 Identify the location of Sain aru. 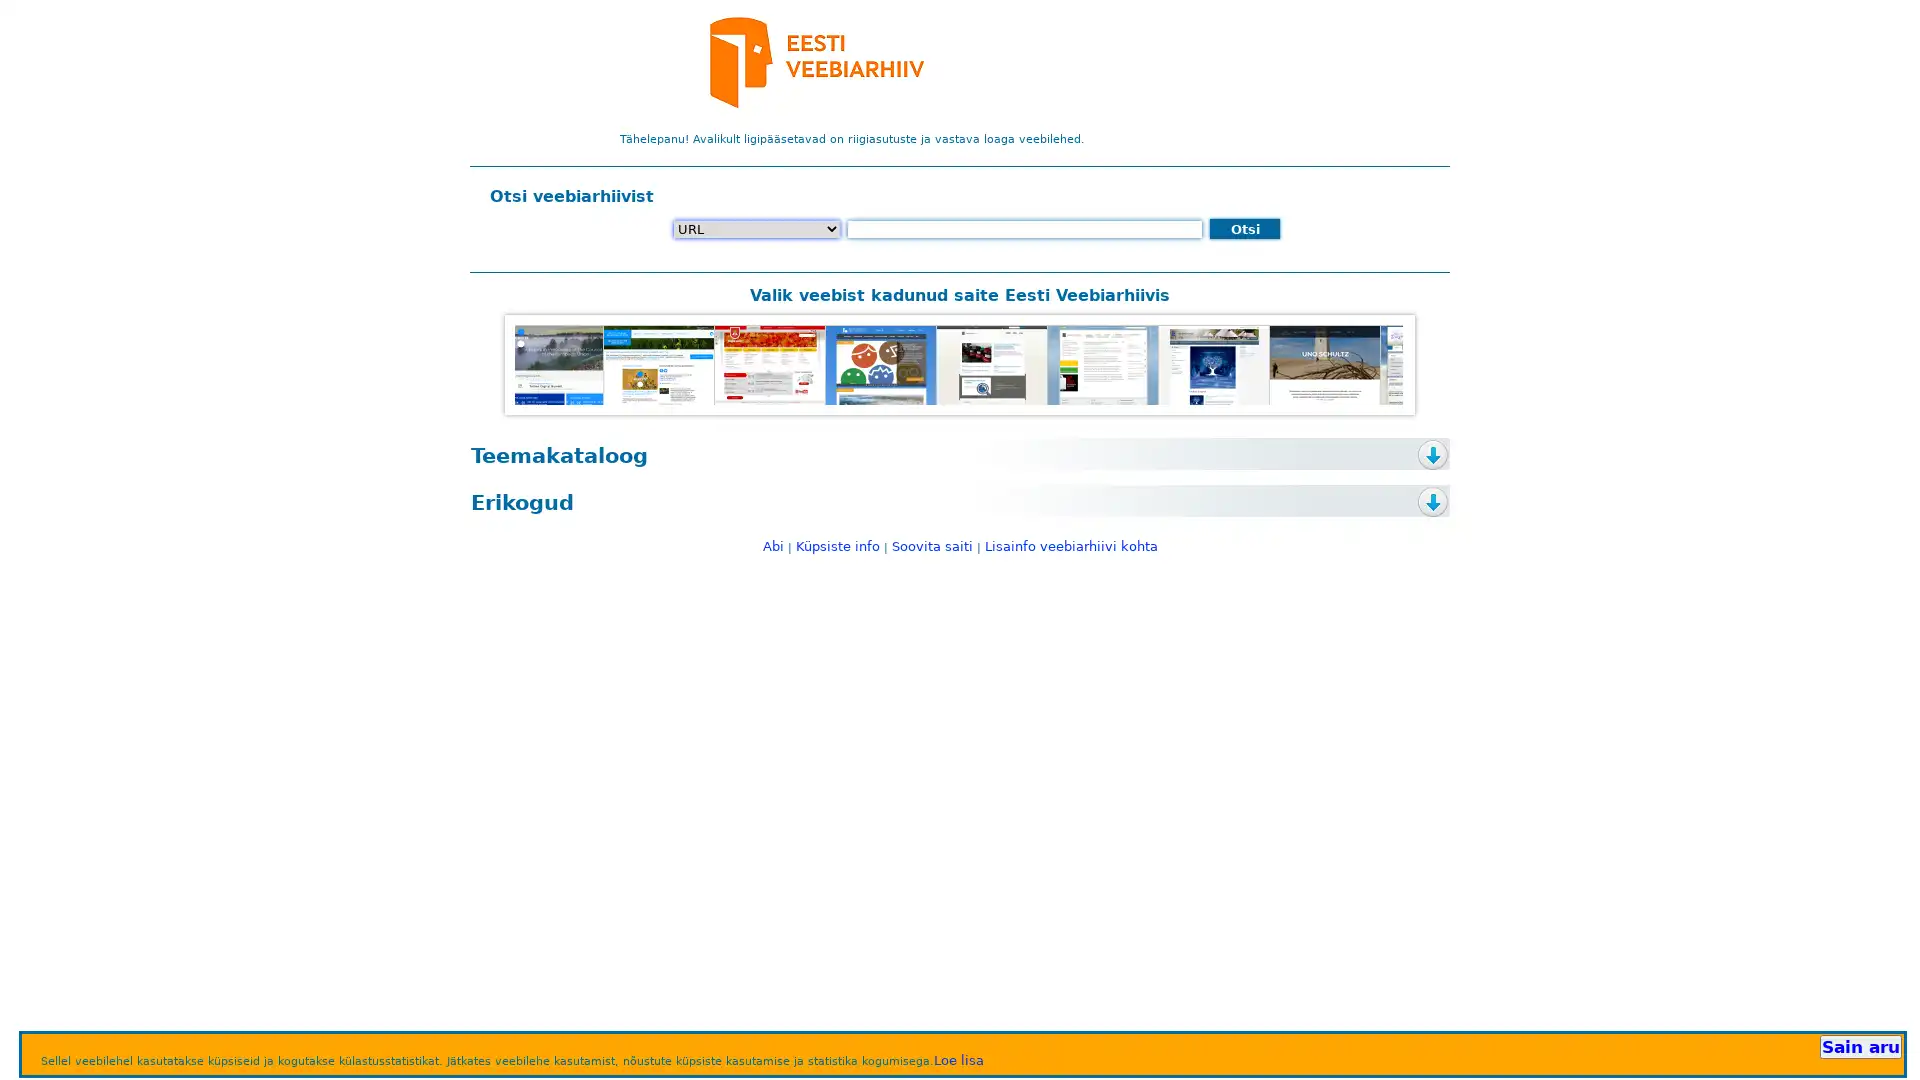
(1859, 1045).